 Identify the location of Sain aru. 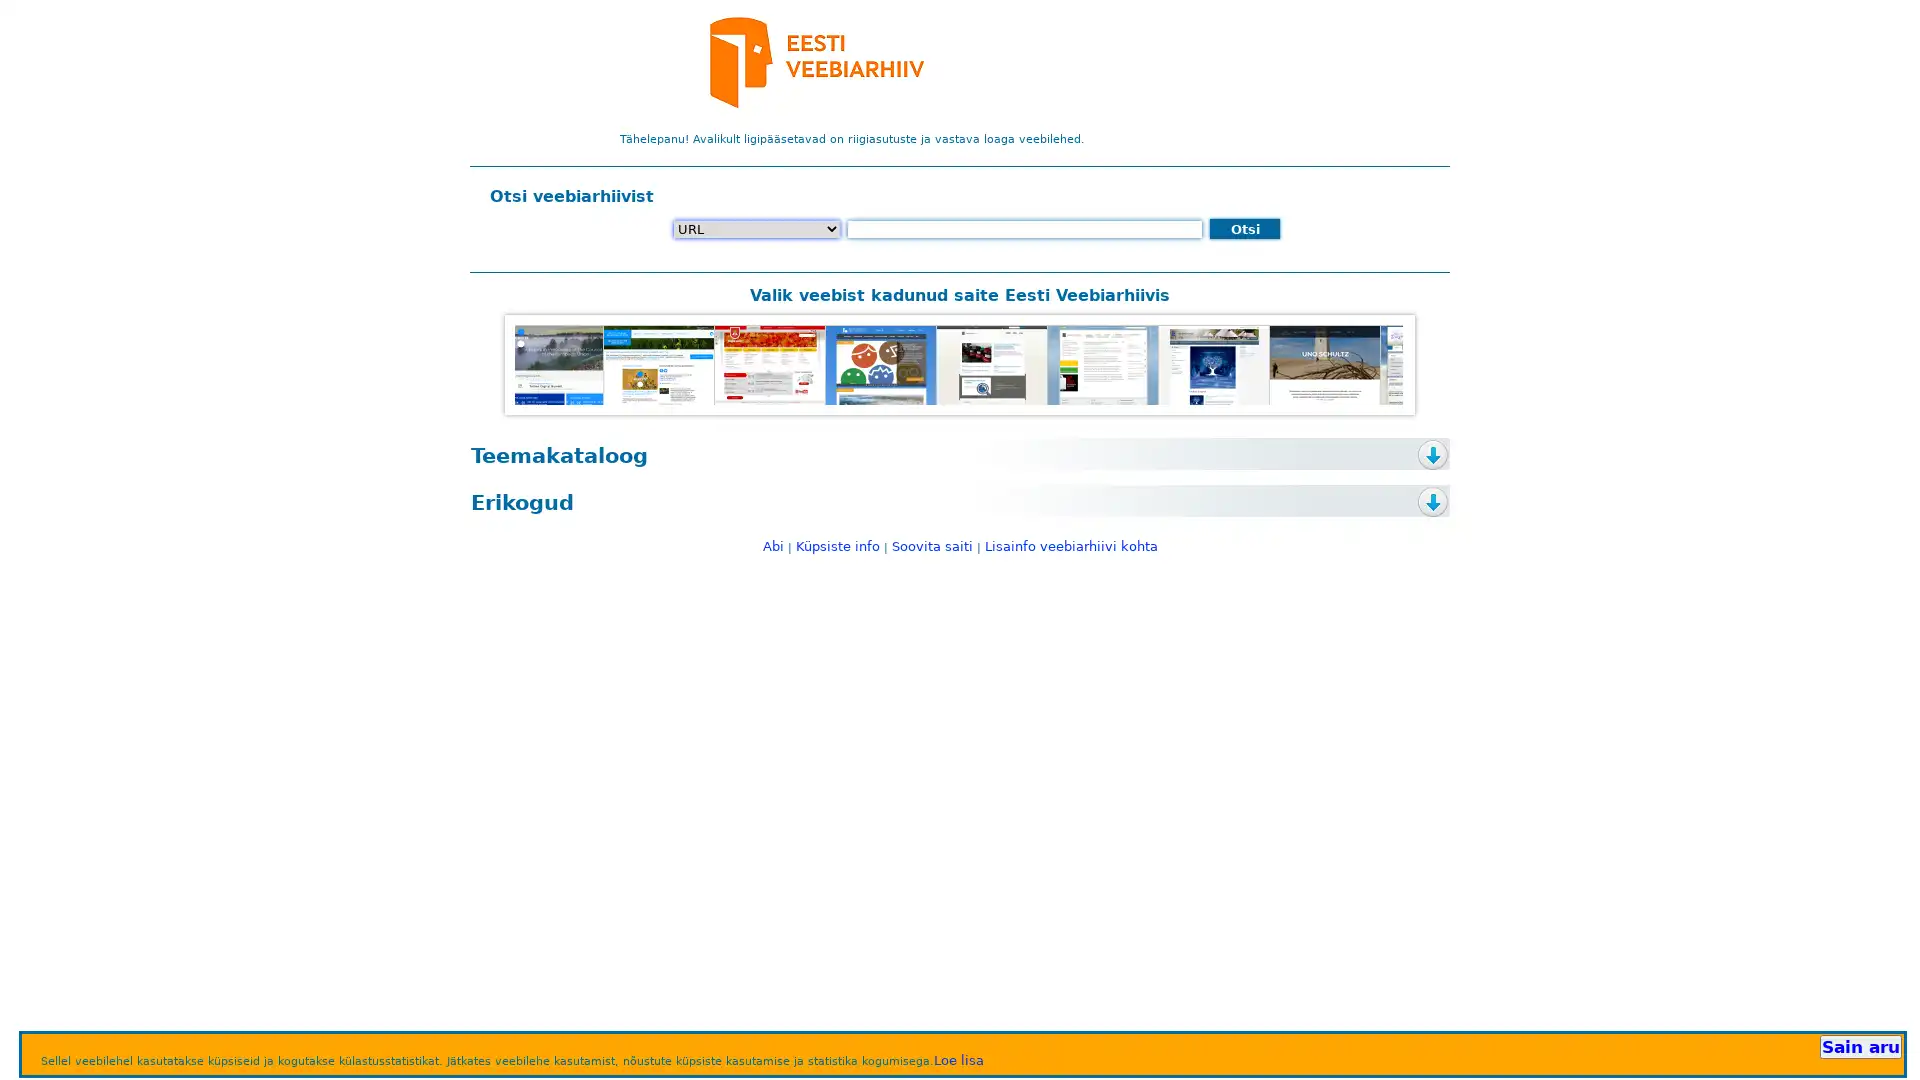
(1859, 1045).